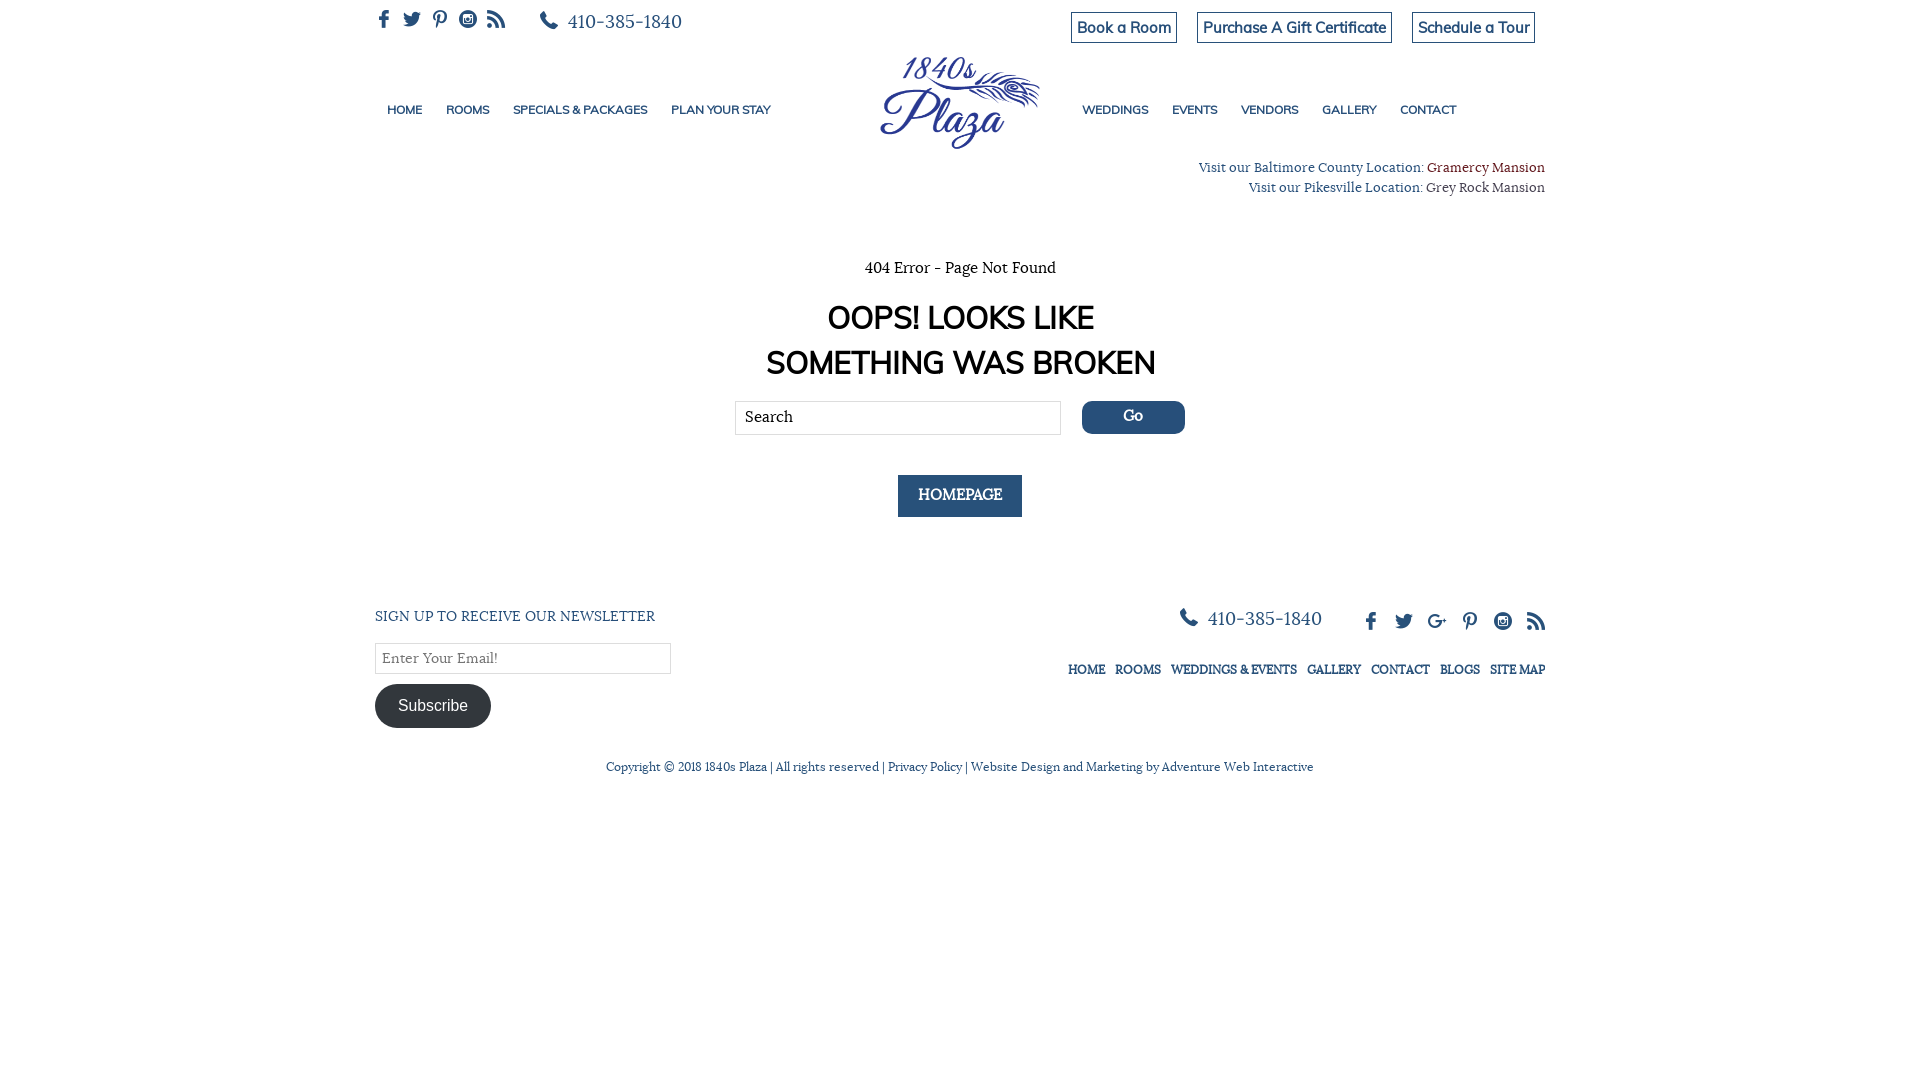 This screenshot has width=1920, height=1080. I want to click on 'GALLERY', so click(1334, 670).